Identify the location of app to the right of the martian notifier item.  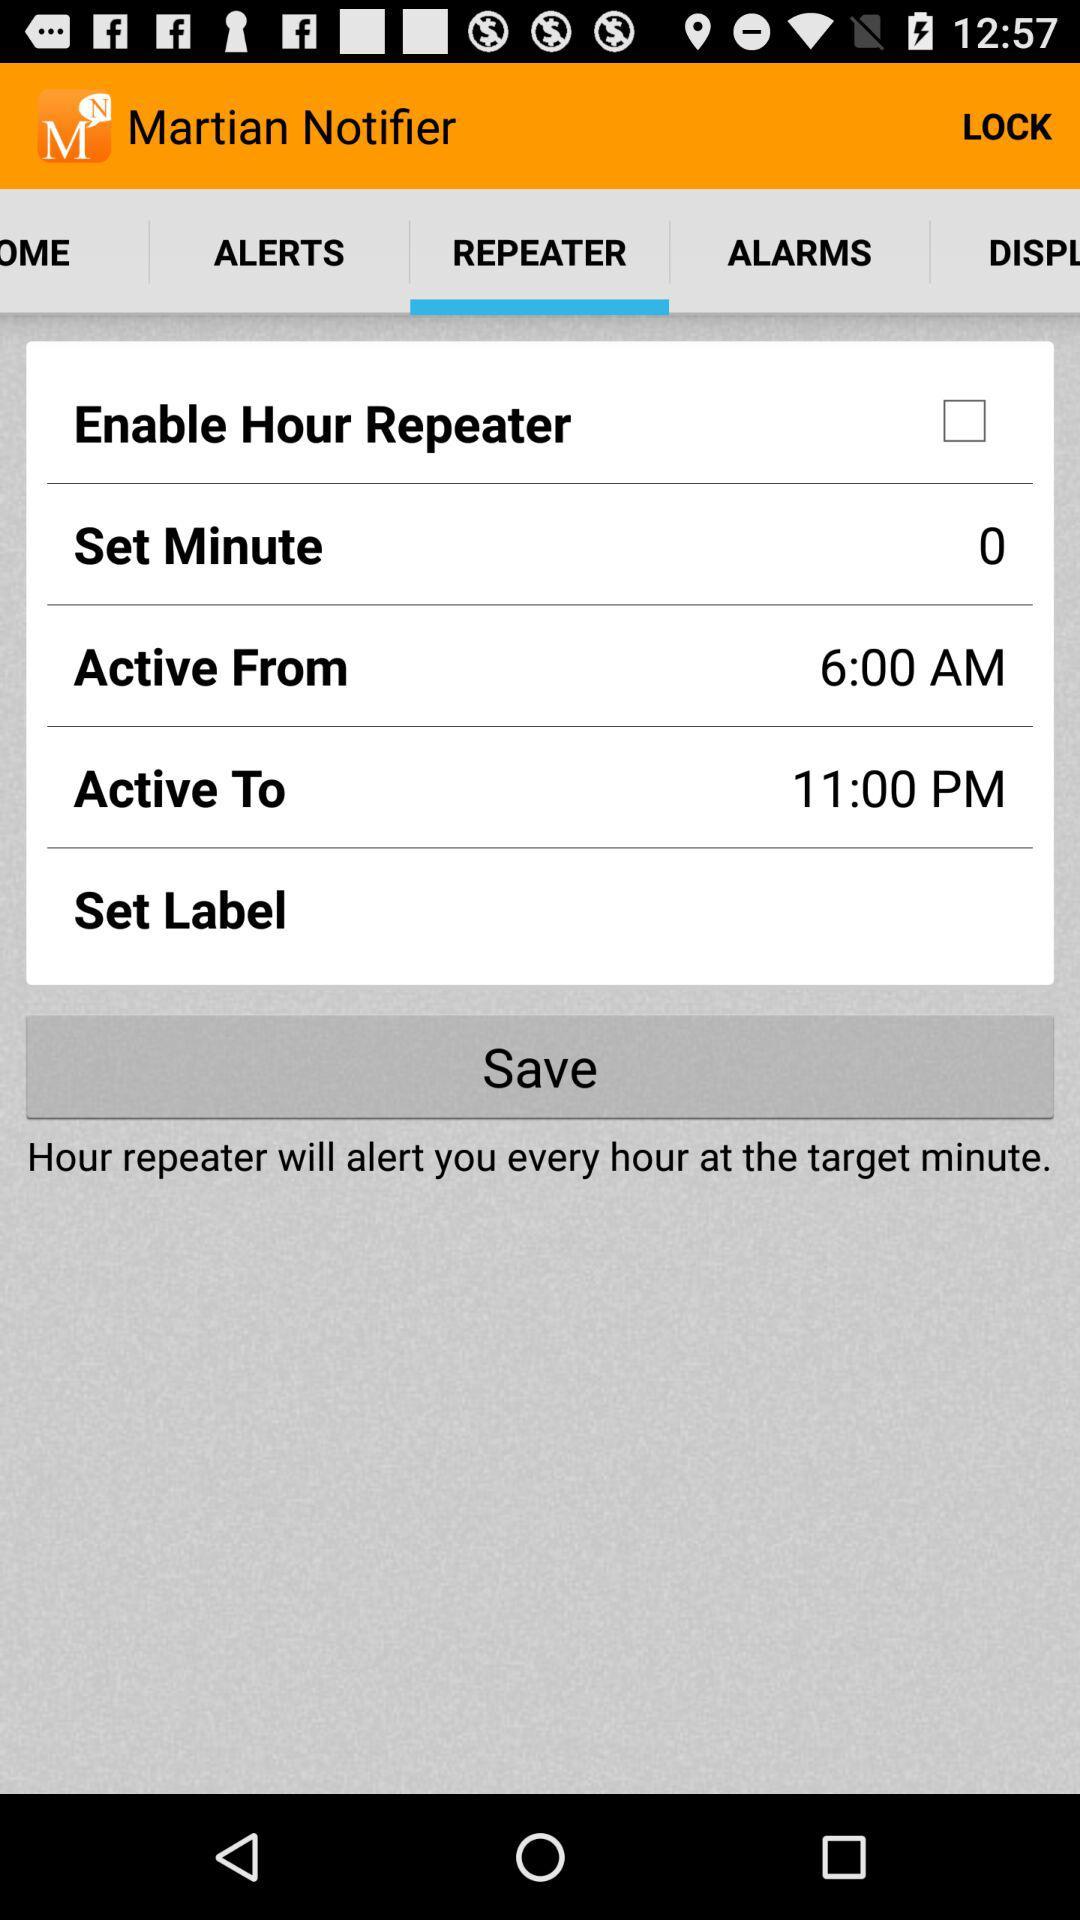
(1006, 124).